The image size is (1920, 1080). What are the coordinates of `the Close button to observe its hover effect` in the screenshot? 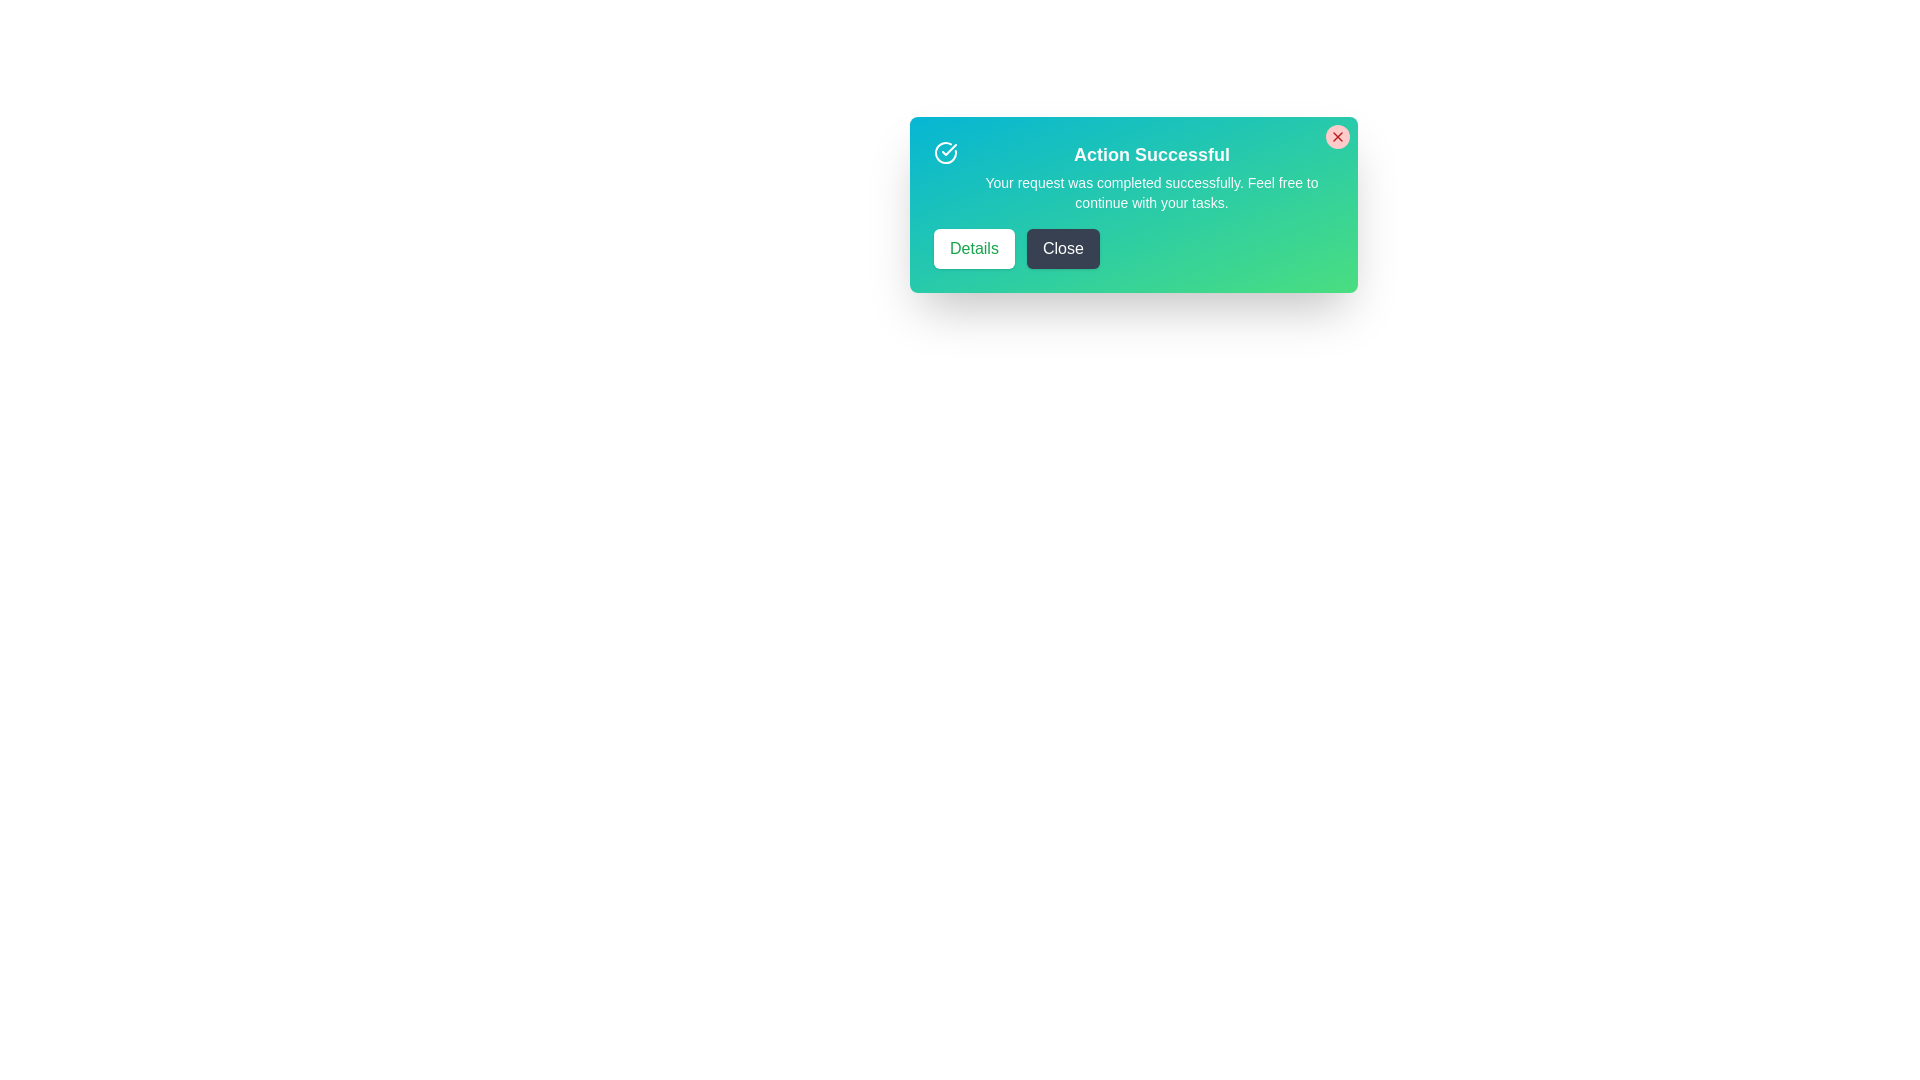 It's located at (1062, 248).